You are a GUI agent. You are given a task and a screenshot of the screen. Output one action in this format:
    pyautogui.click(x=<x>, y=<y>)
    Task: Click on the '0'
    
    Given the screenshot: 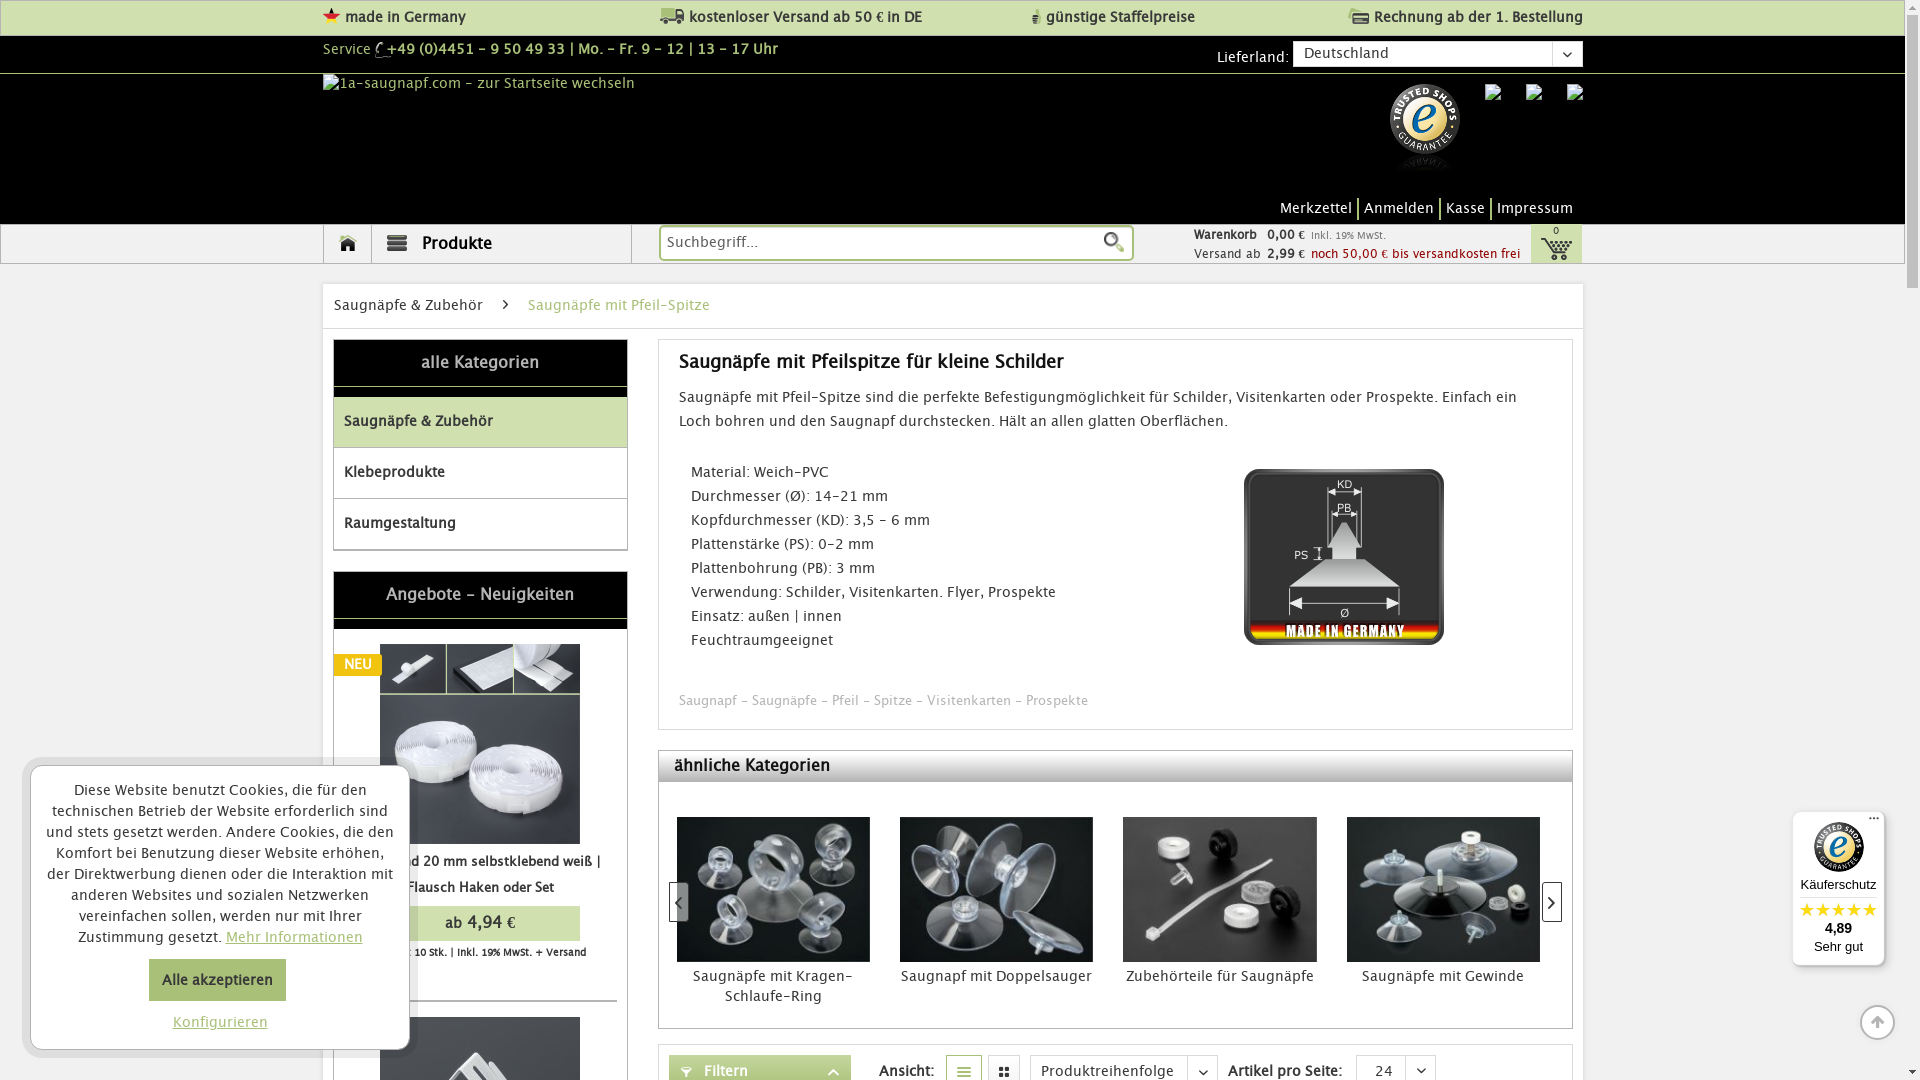 What is the action you would take?
    pyautogui.click(x=1550, y=243)
    